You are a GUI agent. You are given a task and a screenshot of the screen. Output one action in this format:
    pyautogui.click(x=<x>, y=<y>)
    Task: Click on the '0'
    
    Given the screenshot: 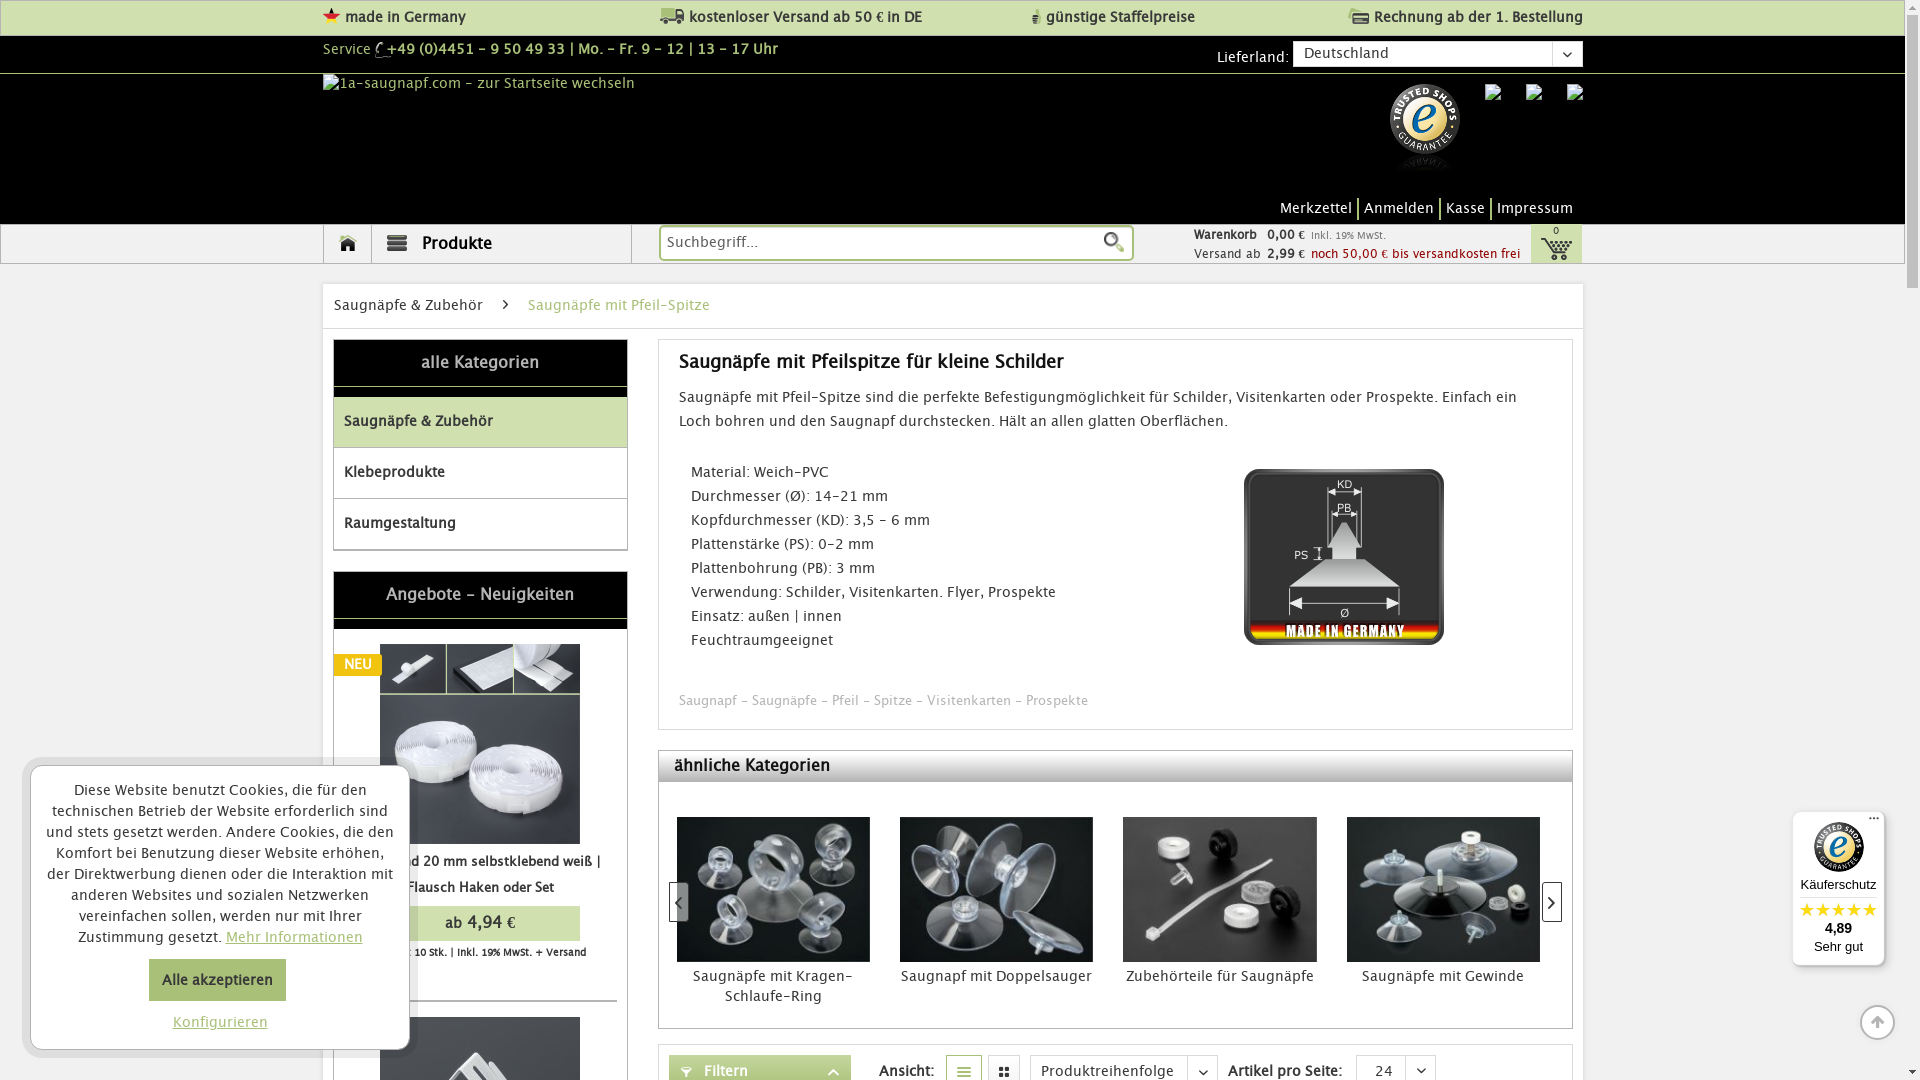 What is the action you would take?
    pyautogui.click(x=1550, y=243)
    